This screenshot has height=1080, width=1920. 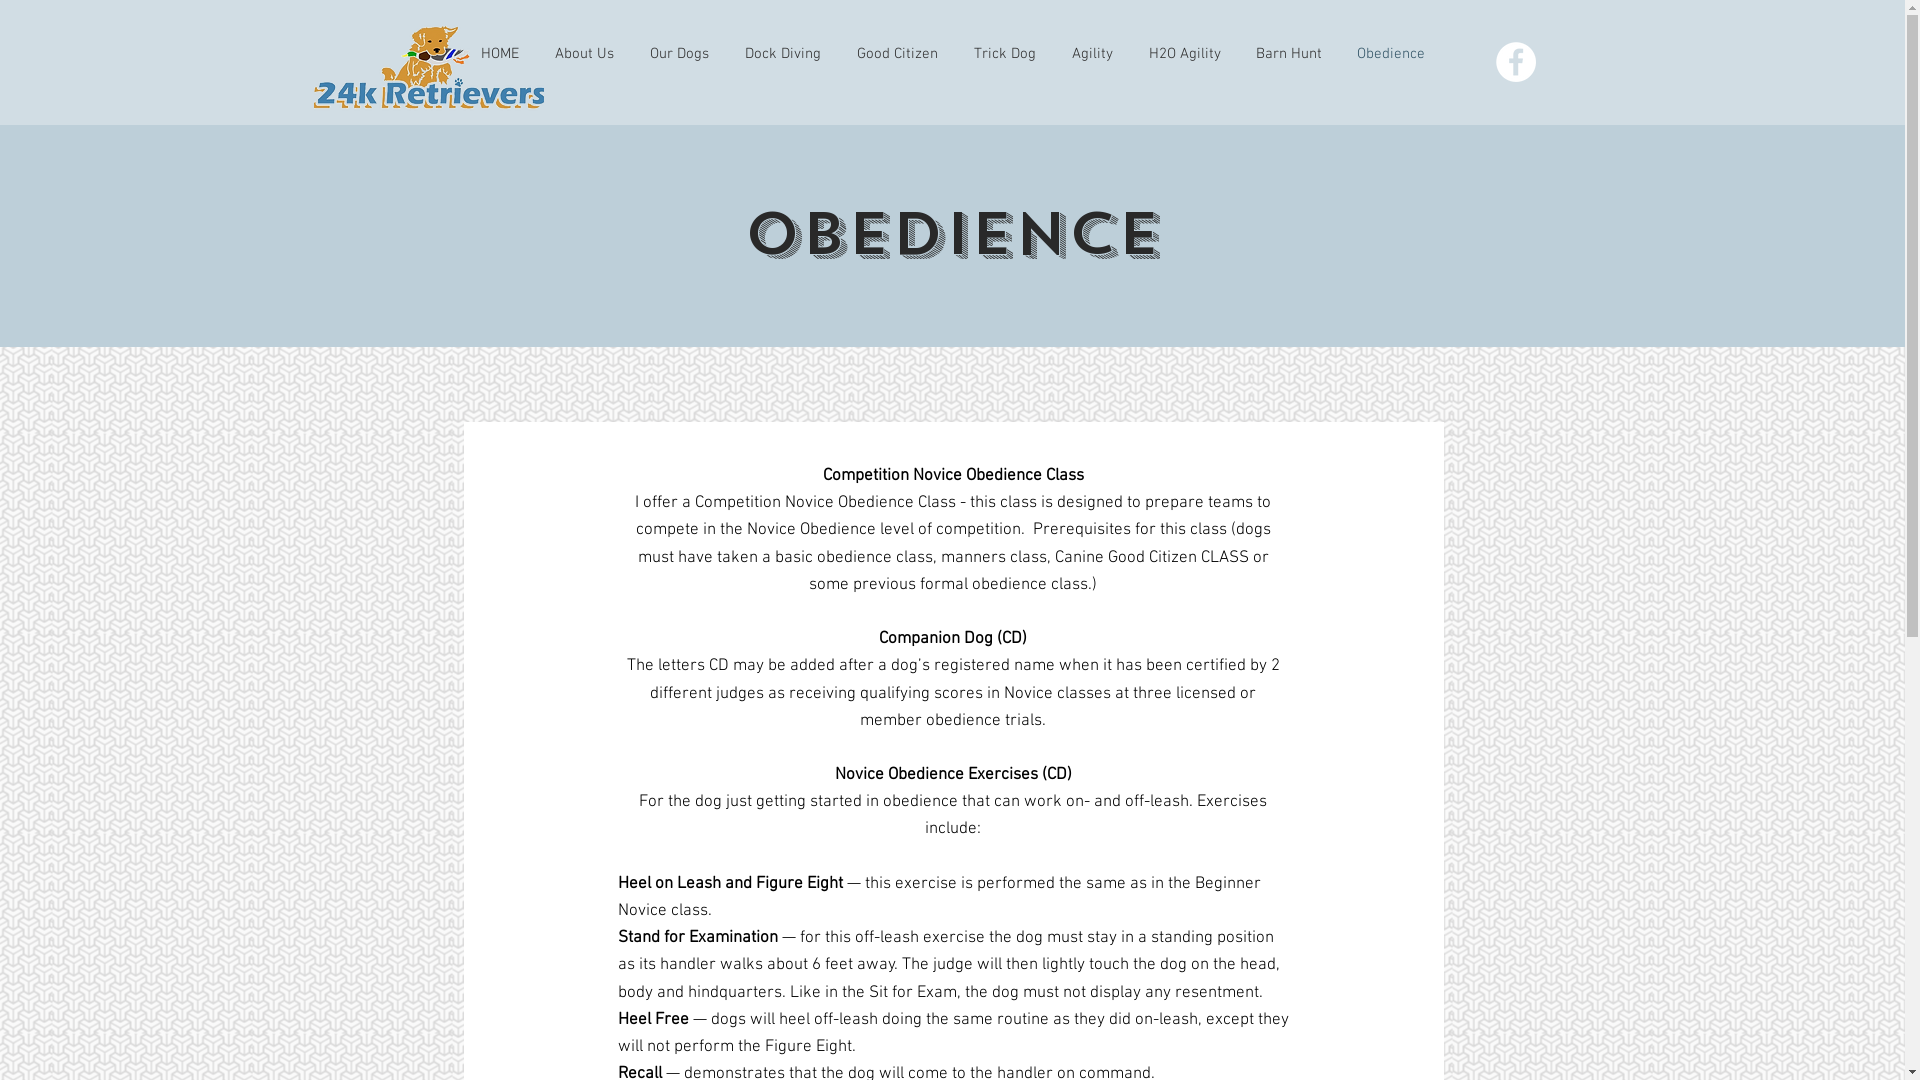 I want to click on 'H2O Agility', so click(x=1184, y=53).